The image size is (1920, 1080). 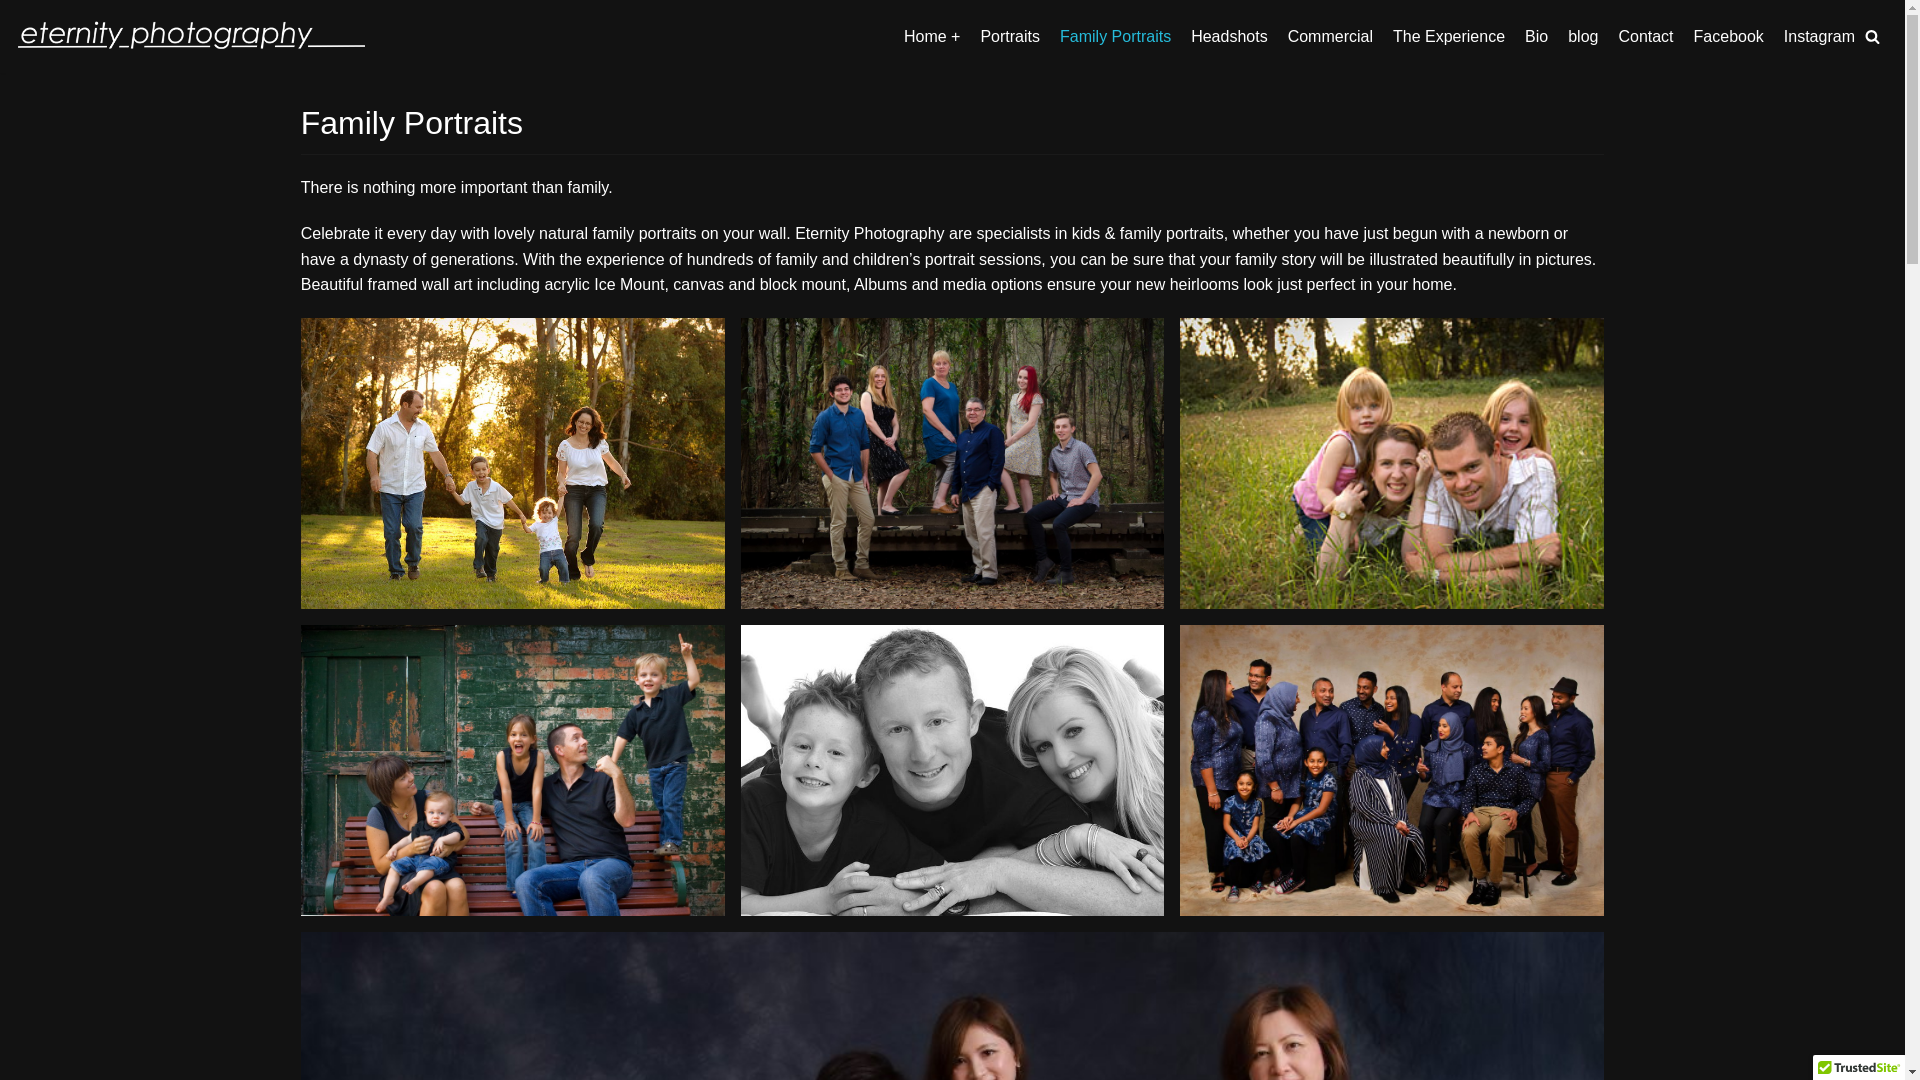 I want to click on 'Commercial', so click(x=1330, y=37).